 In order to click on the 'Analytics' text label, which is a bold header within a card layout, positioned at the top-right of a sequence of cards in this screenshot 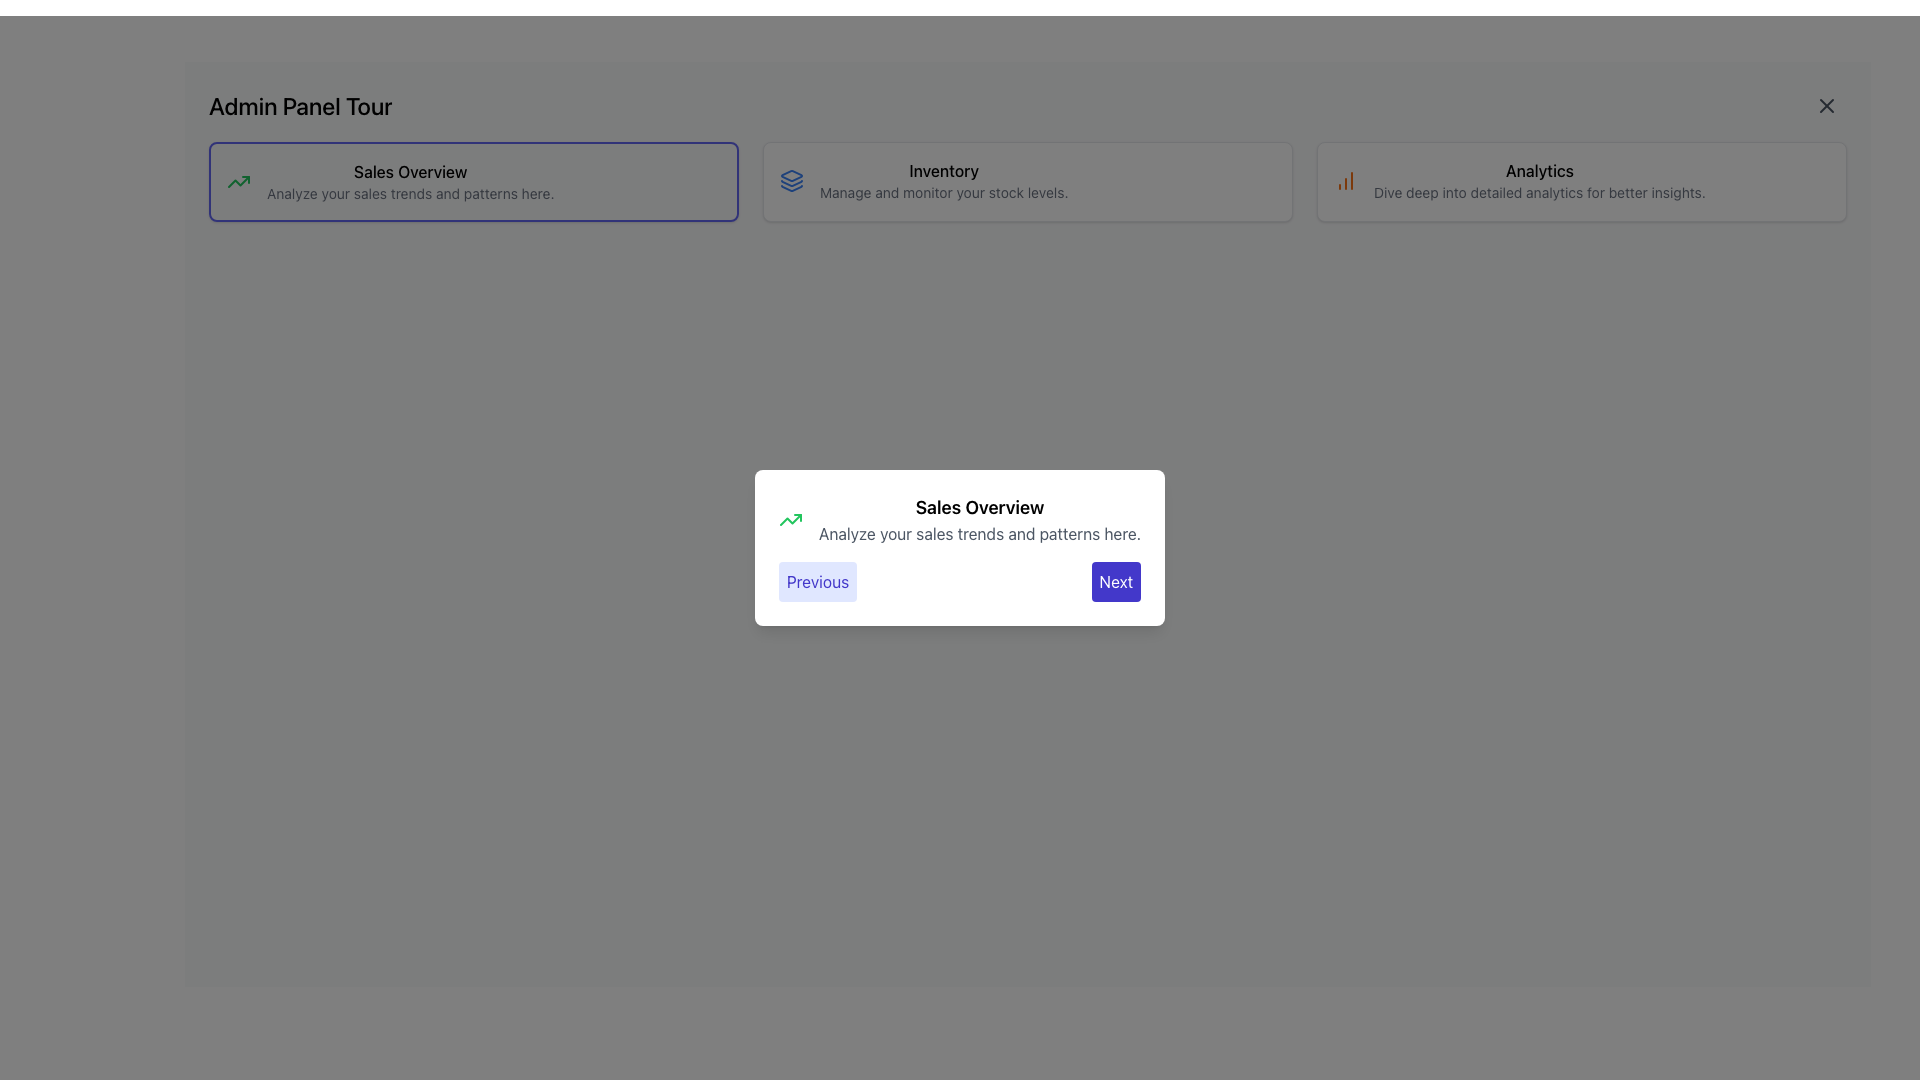, I will do `click(1538, 169)`.